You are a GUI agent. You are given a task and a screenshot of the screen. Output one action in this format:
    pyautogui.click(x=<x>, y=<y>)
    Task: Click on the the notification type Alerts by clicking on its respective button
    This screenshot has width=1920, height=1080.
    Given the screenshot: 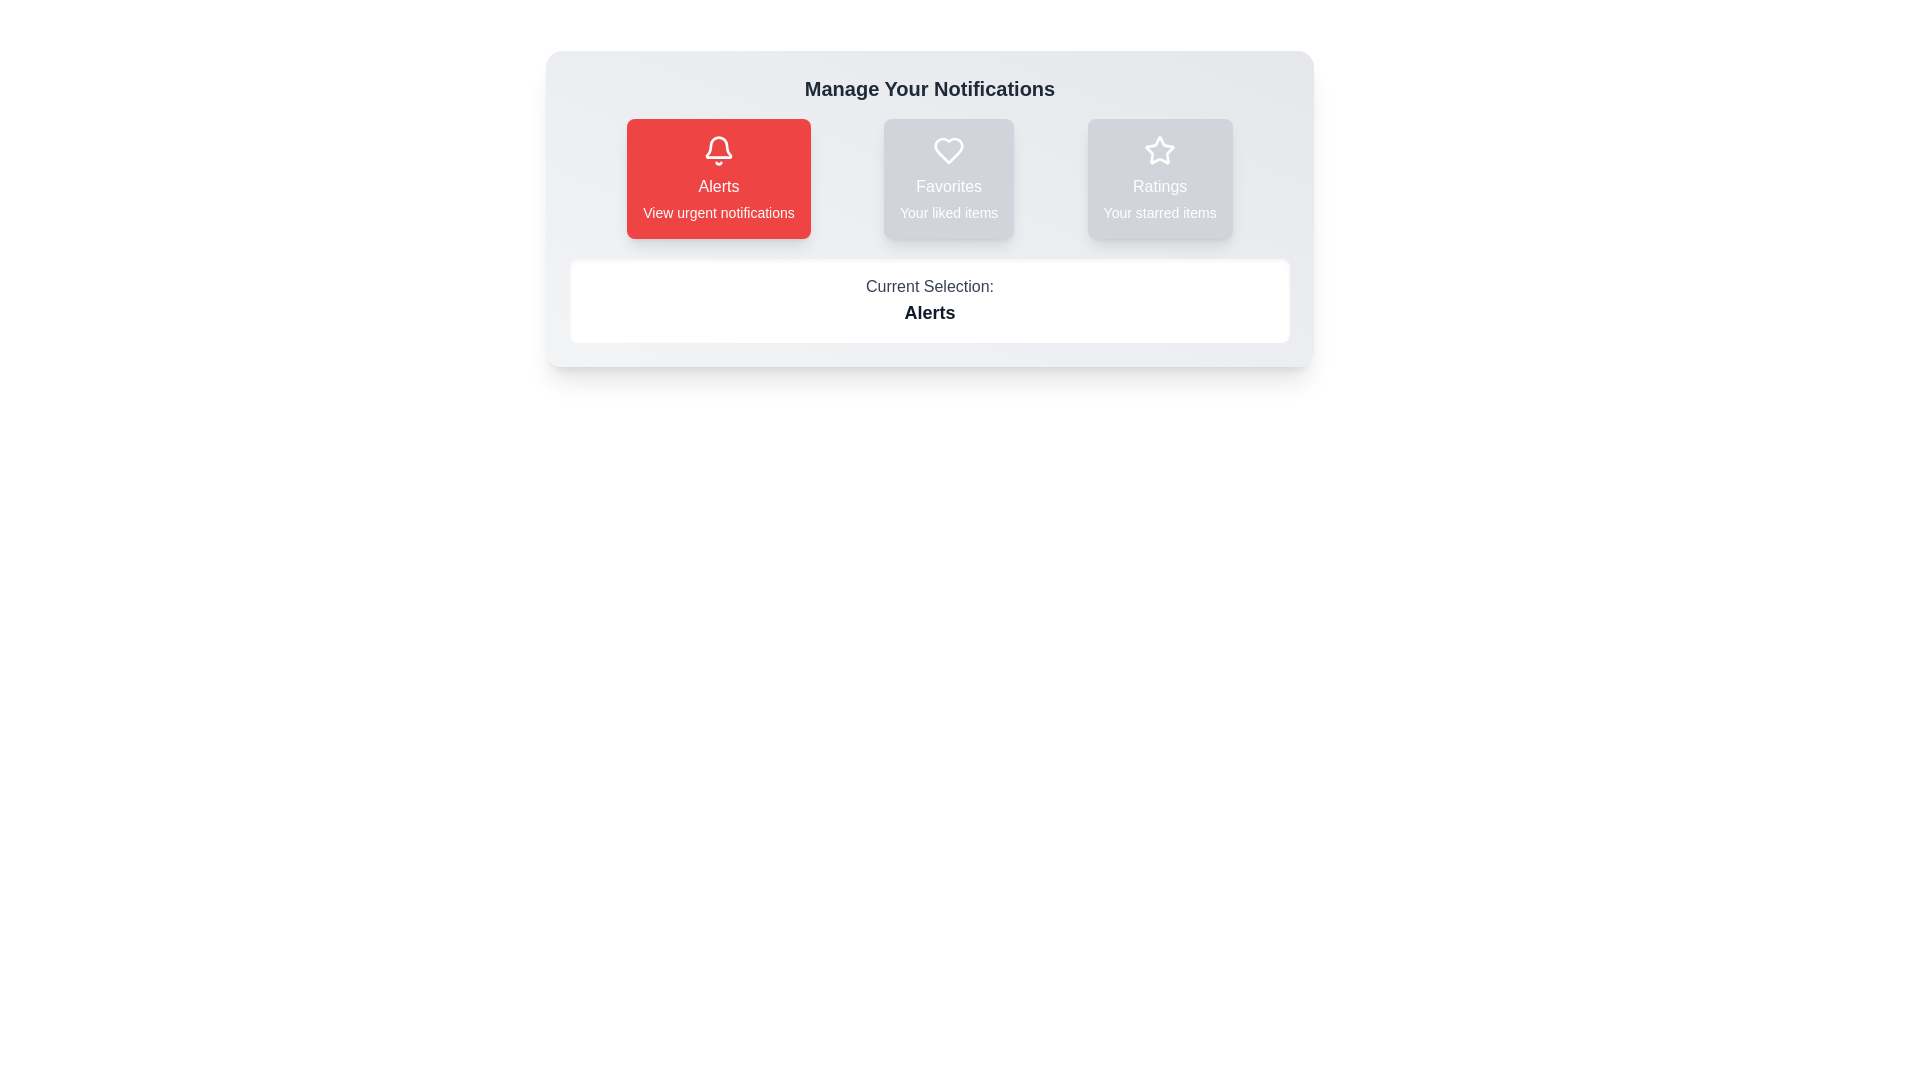 What is the action you would take?
    pyautogui.click(x=719, y=177)
    